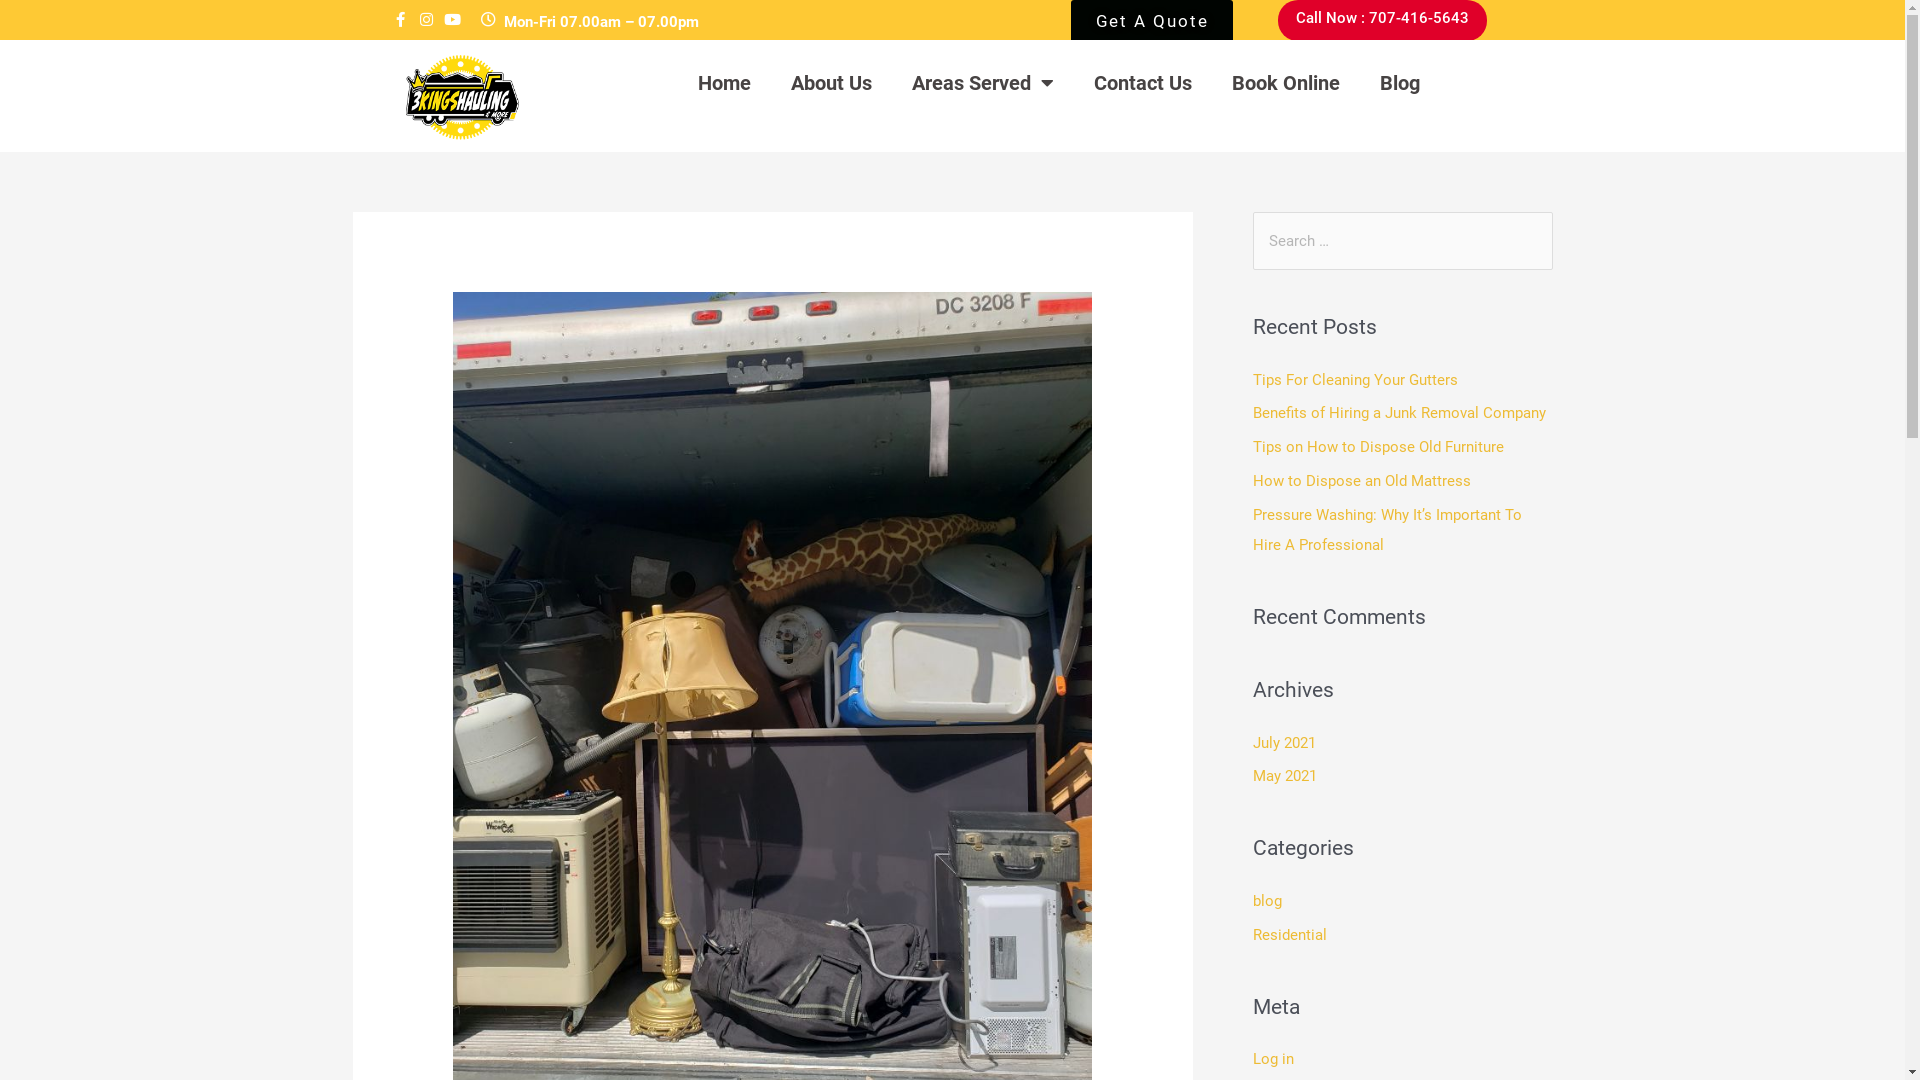 This screenshot has width=1920, height=1080. Describe the element at coordinates (1286, 82) in the screenshot. I see `'Book Online'` at that location.